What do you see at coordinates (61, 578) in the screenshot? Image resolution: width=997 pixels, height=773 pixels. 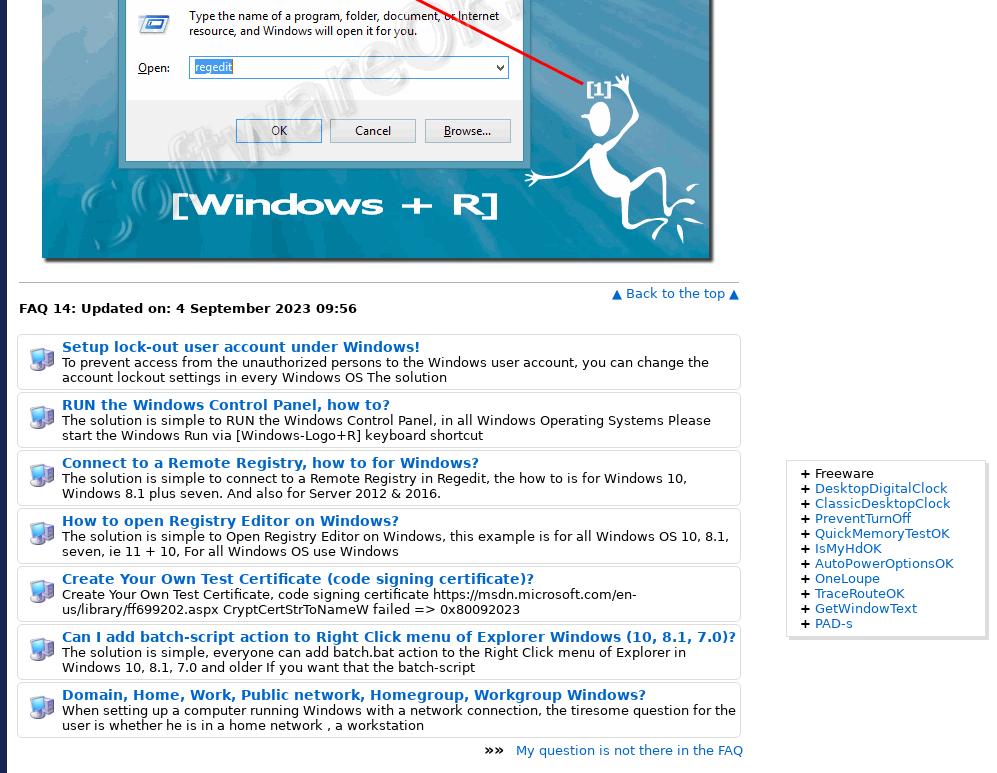 I see `'Create Your Own Test Certificate (code signing certificate)?'` at bounding box center [61, 578].